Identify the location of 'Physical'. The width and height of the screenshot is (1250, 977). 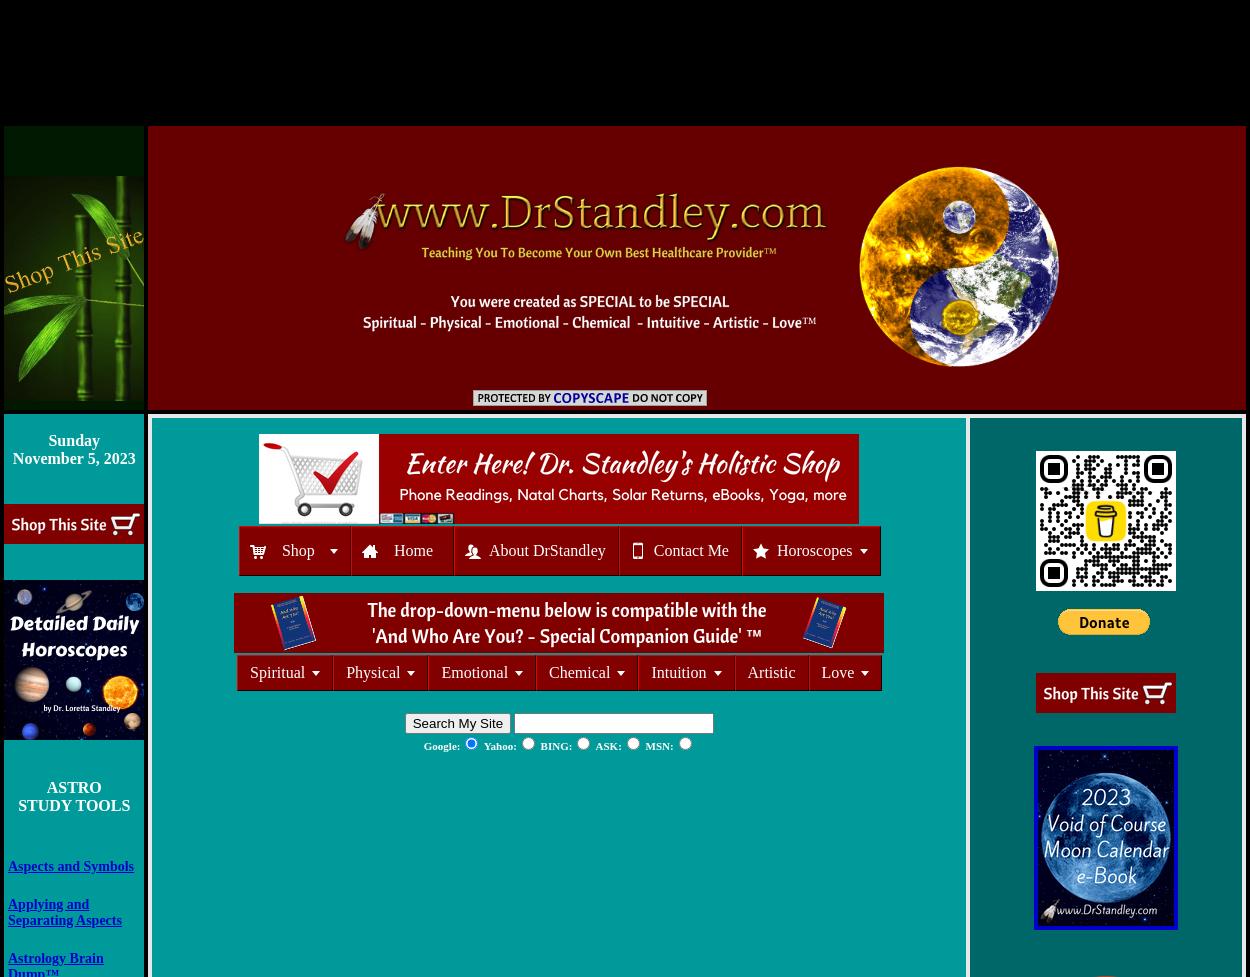
(372, 672).